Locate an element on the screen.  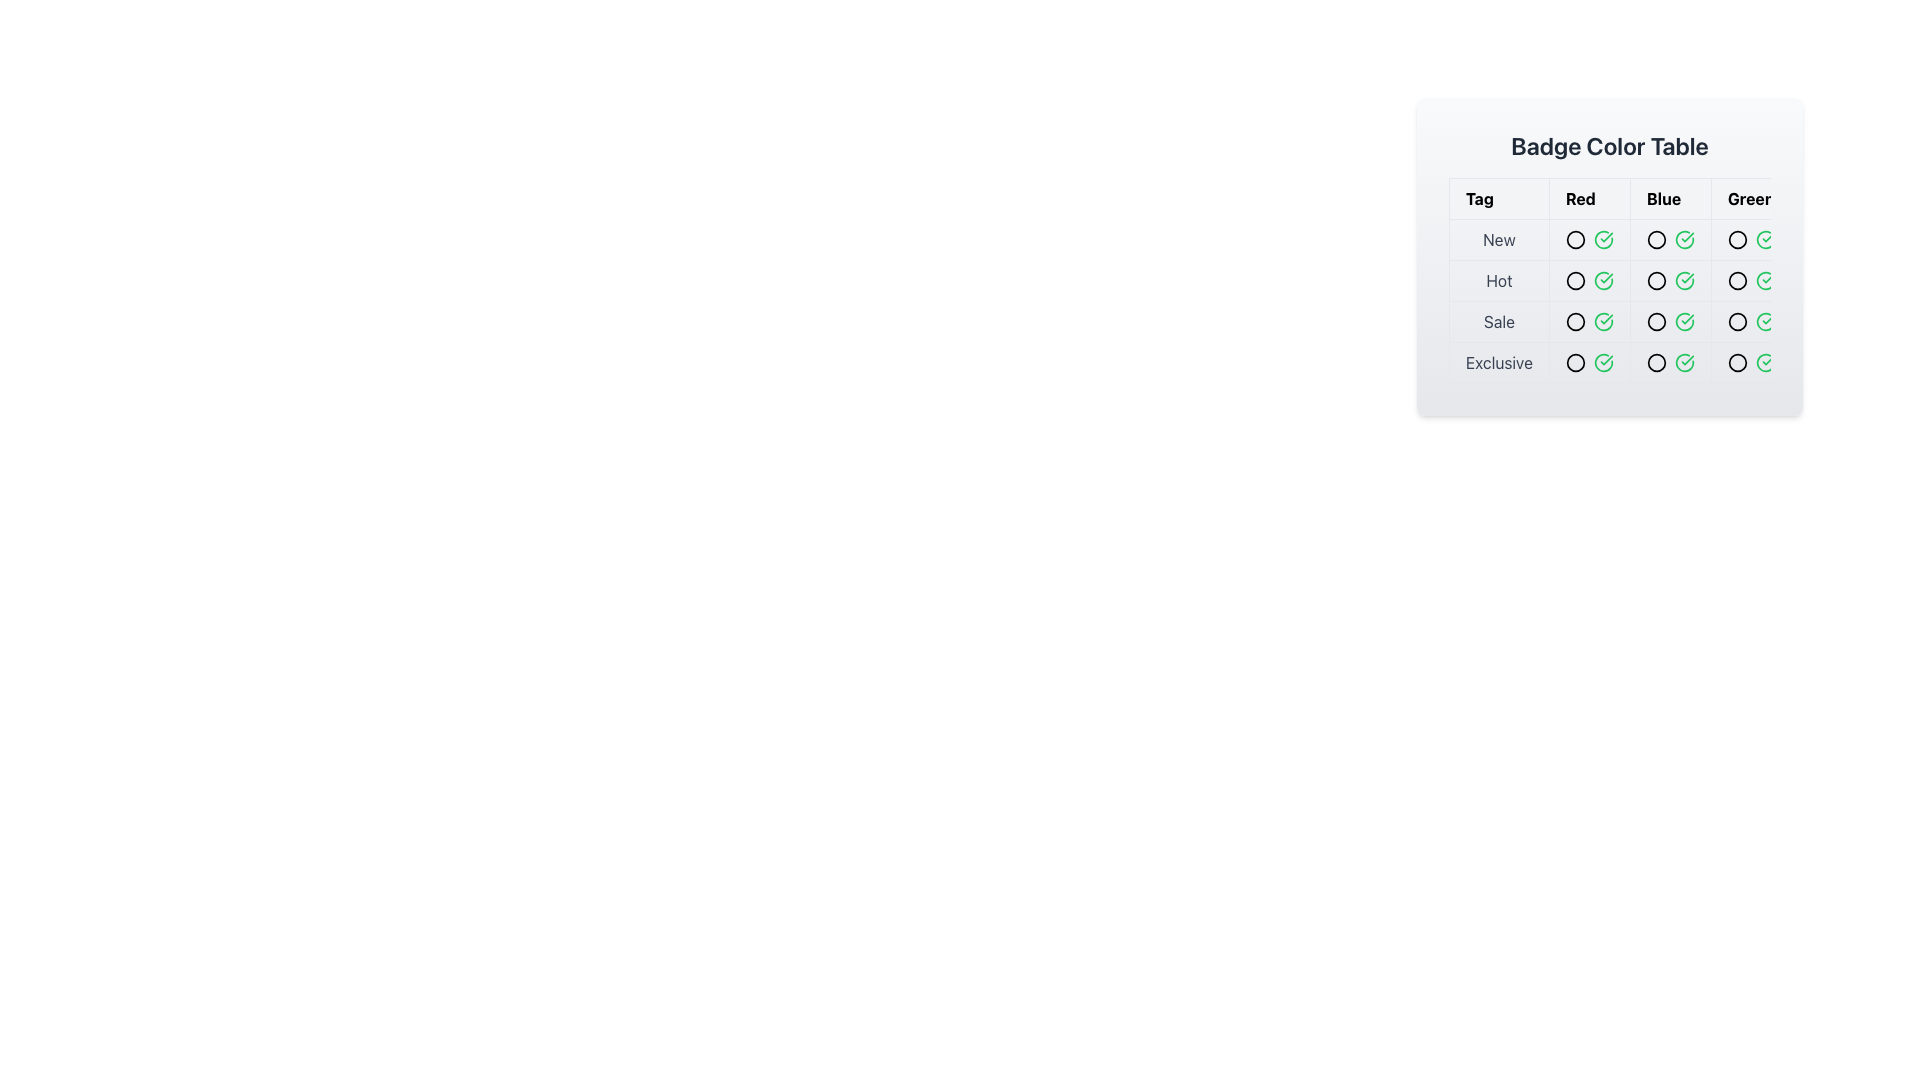
the Icon element representing the 'Blue' category in the 'New' row of the grid layout is located at coordinates (1662, 238).